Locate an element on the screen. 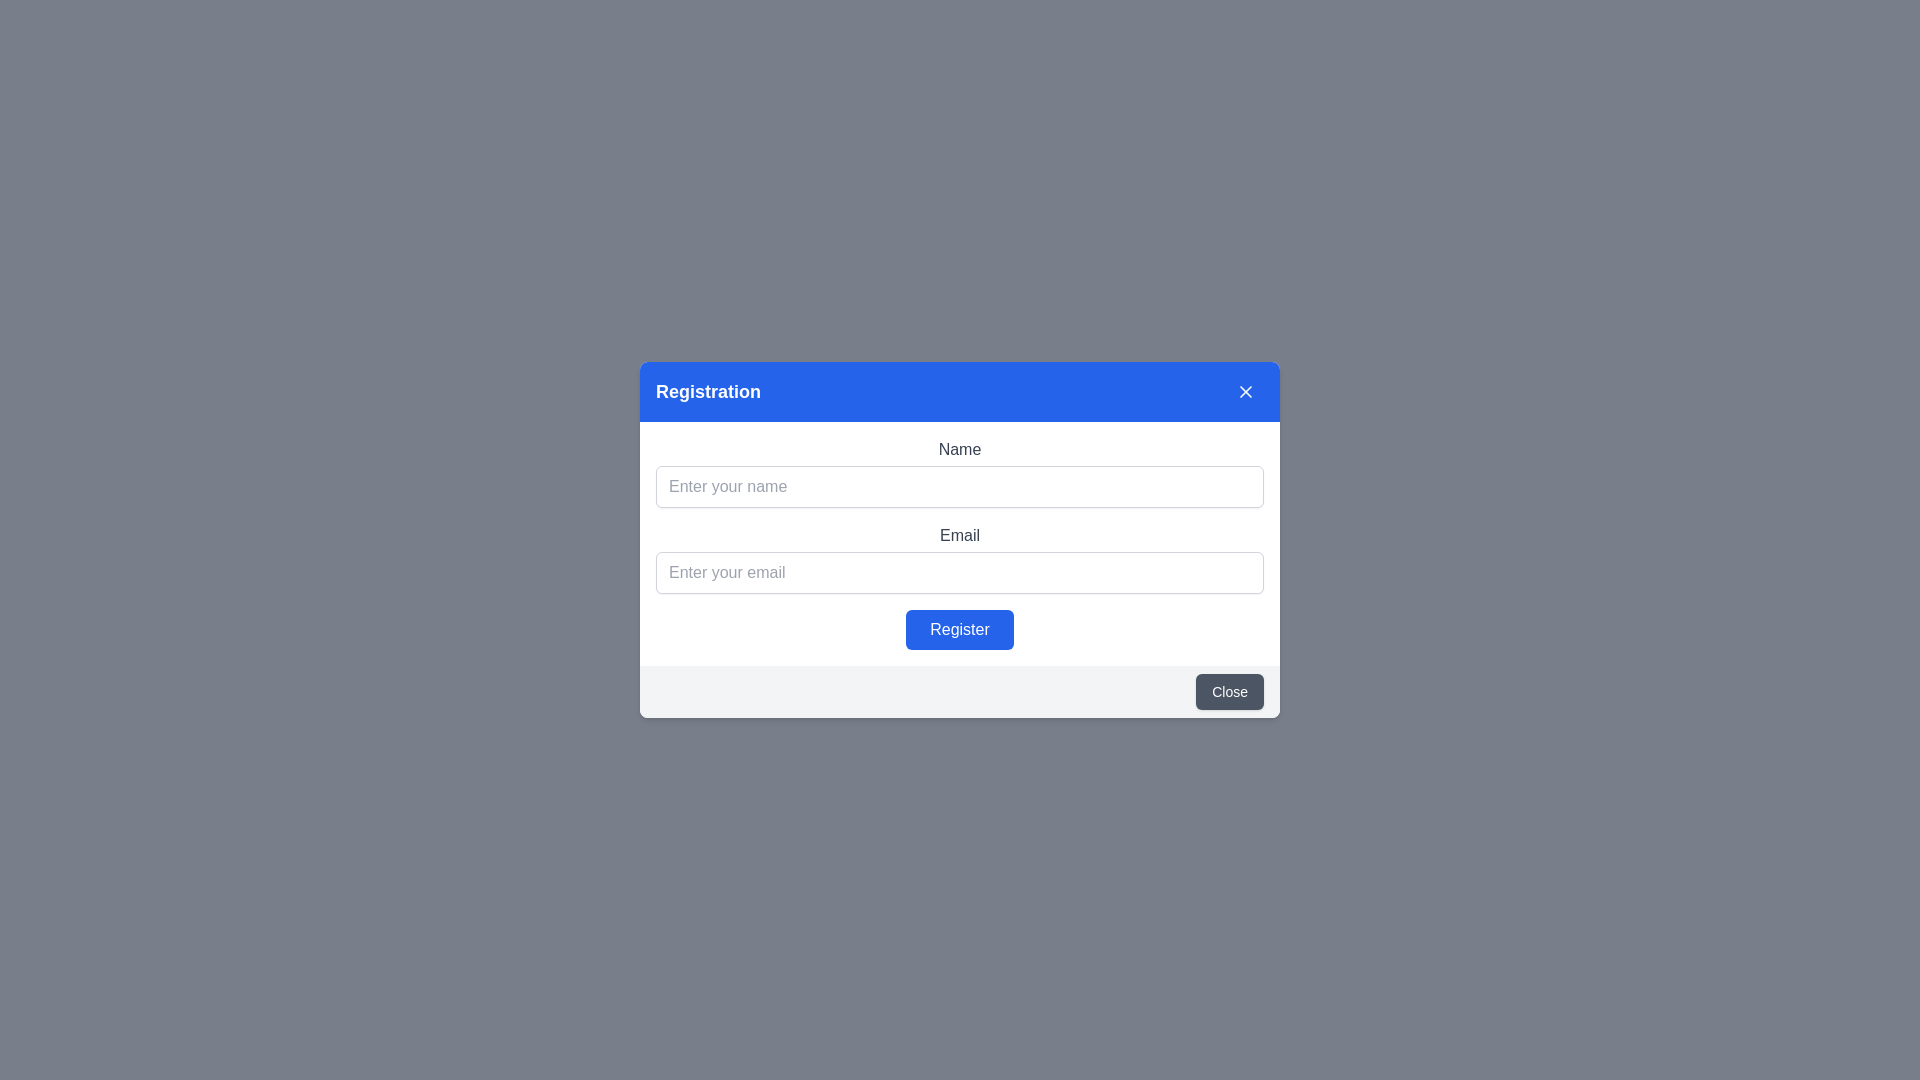  the small circular blue button with a white 'X' icon located in the top-right corner of the modal dialog's header is located at coordinates (1244, 392).